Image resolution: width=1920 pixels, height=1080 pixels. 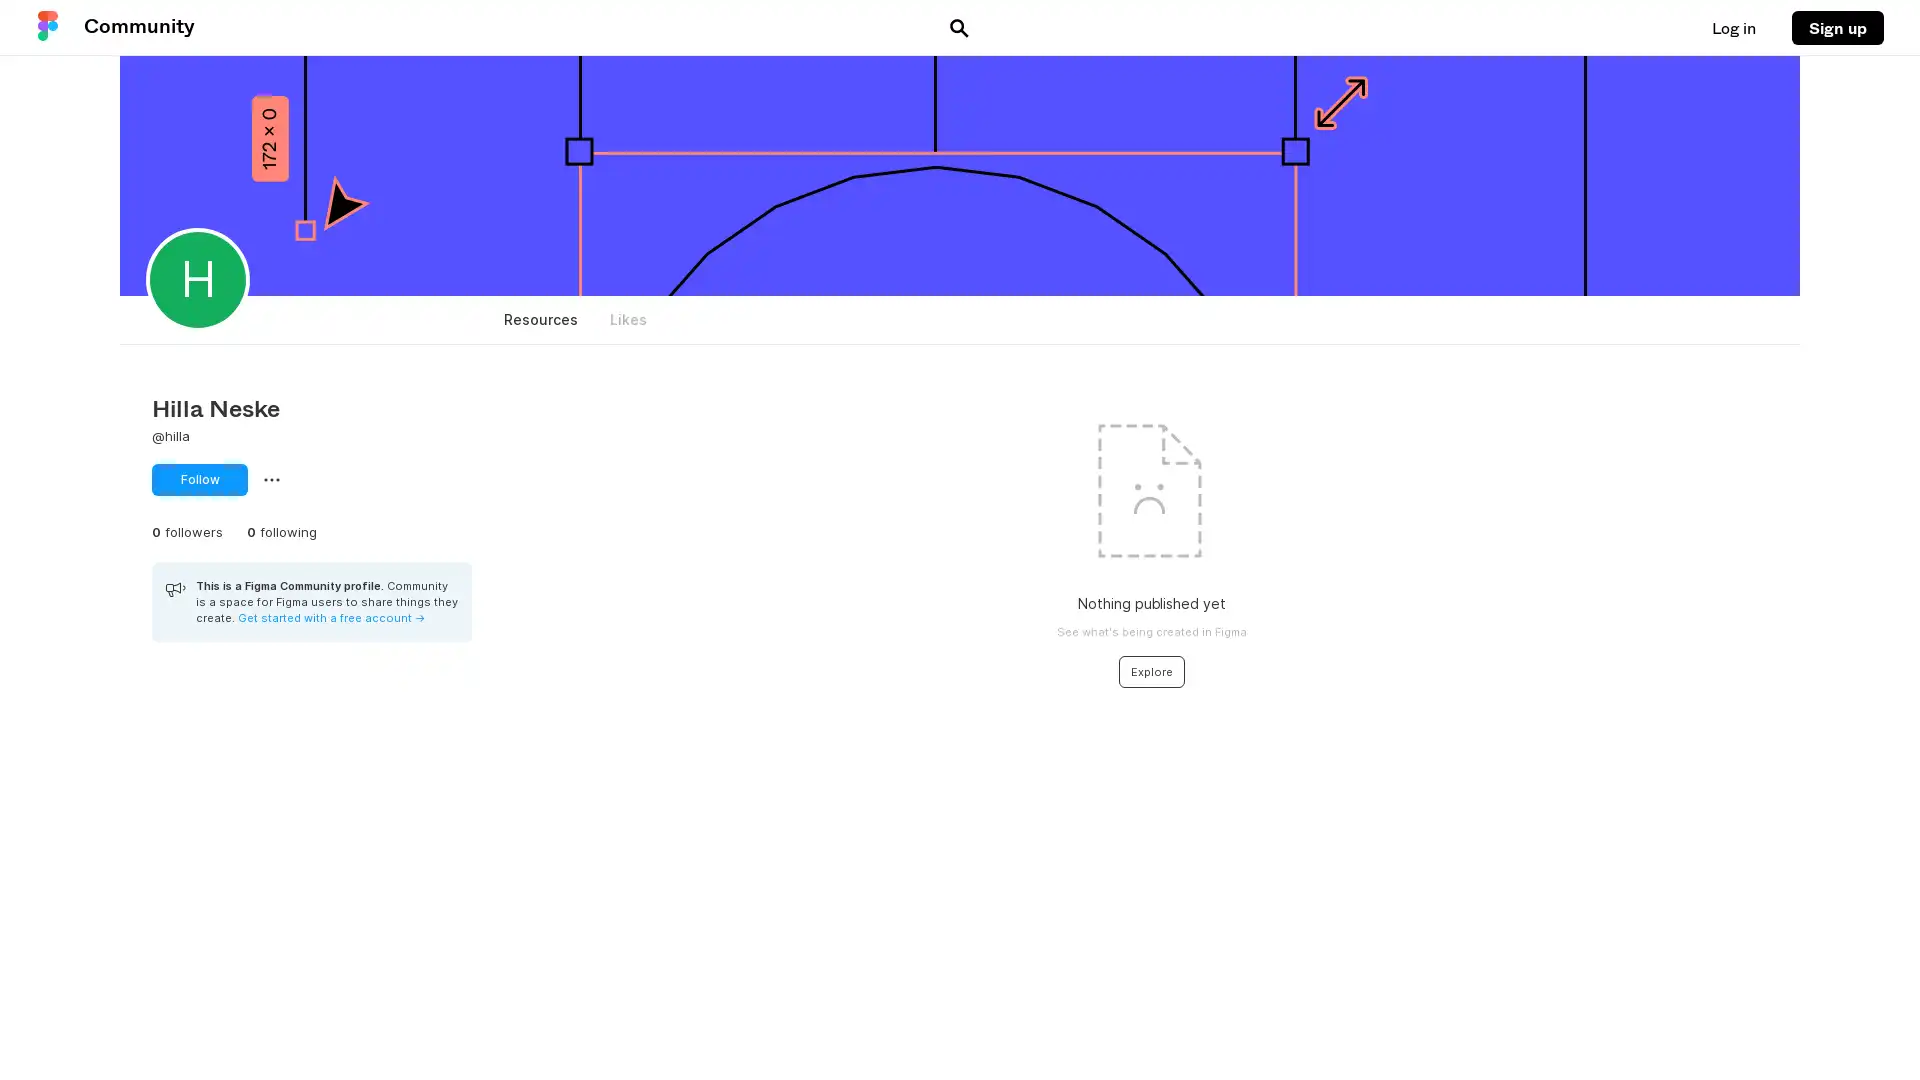 I want to click on Follow, so click(x=200, y=479).